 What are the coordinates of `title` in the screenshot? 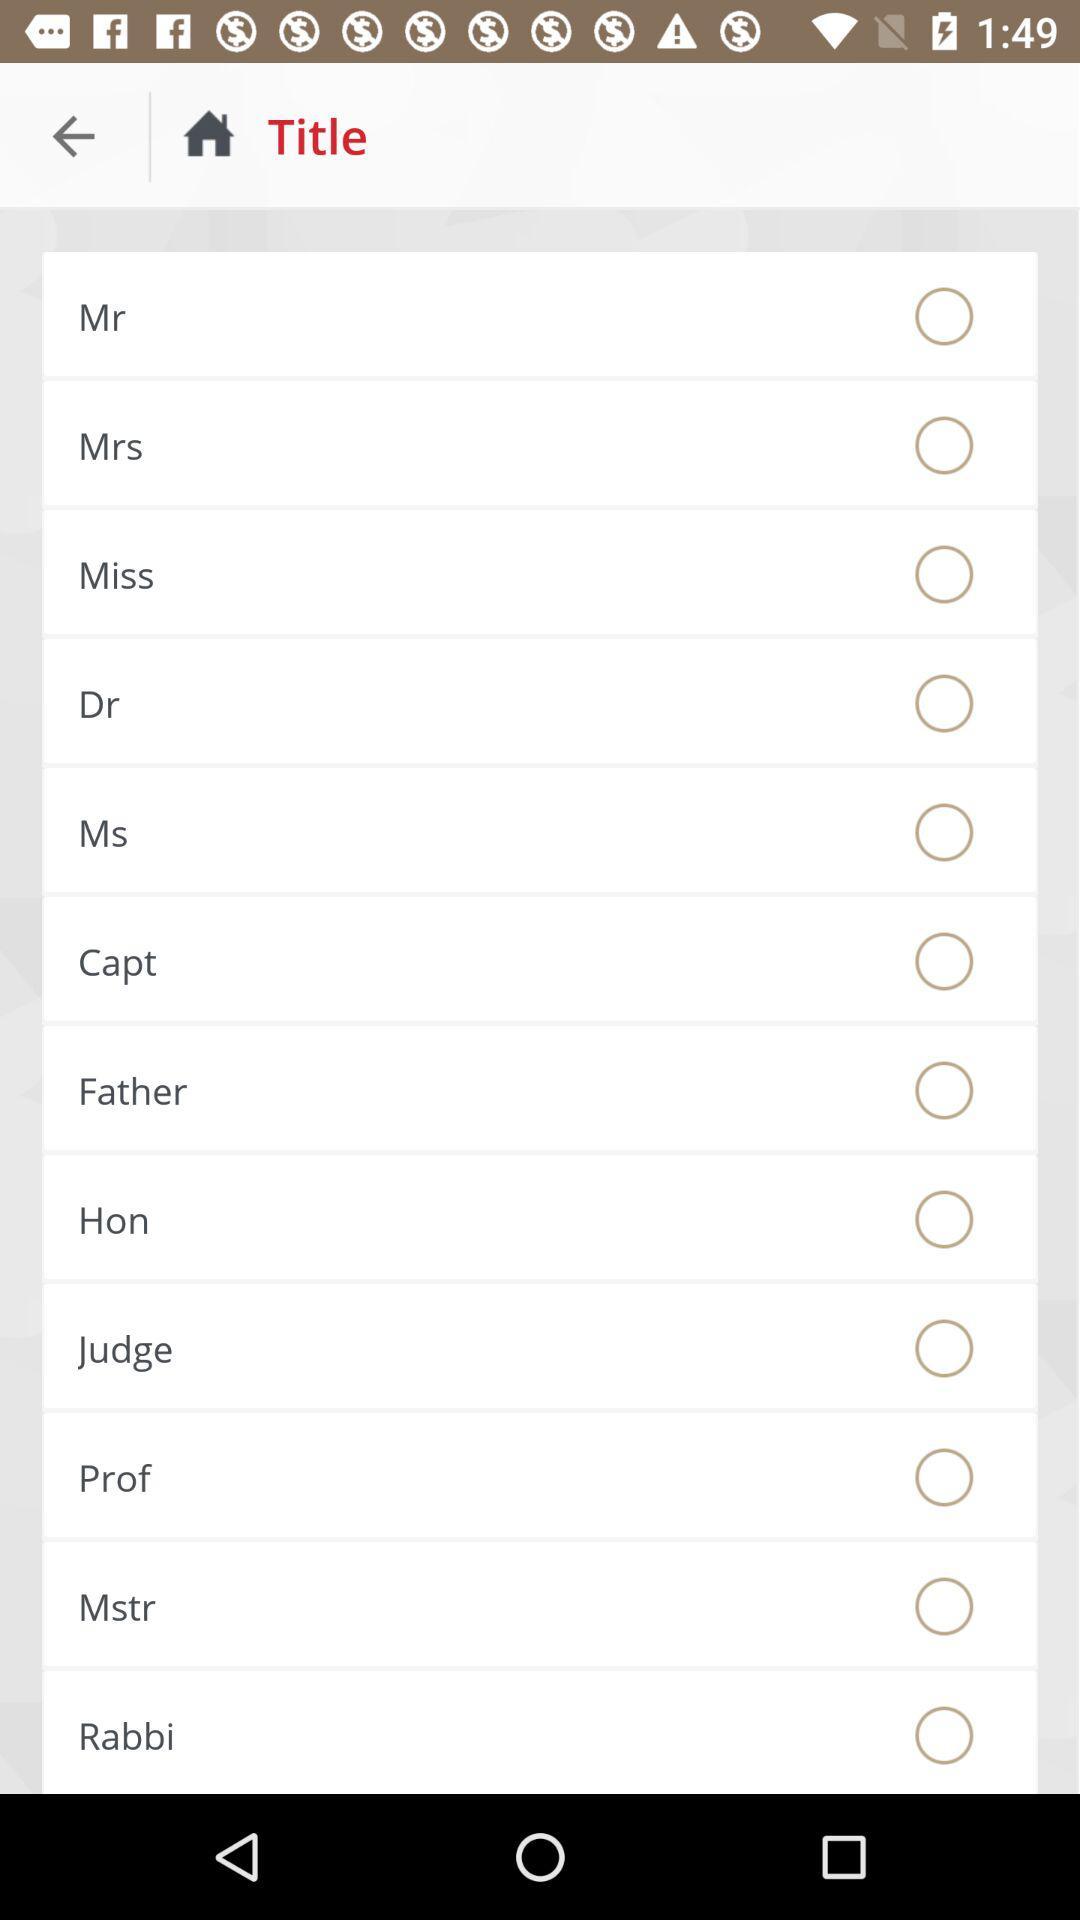 It's located at (944, 832).